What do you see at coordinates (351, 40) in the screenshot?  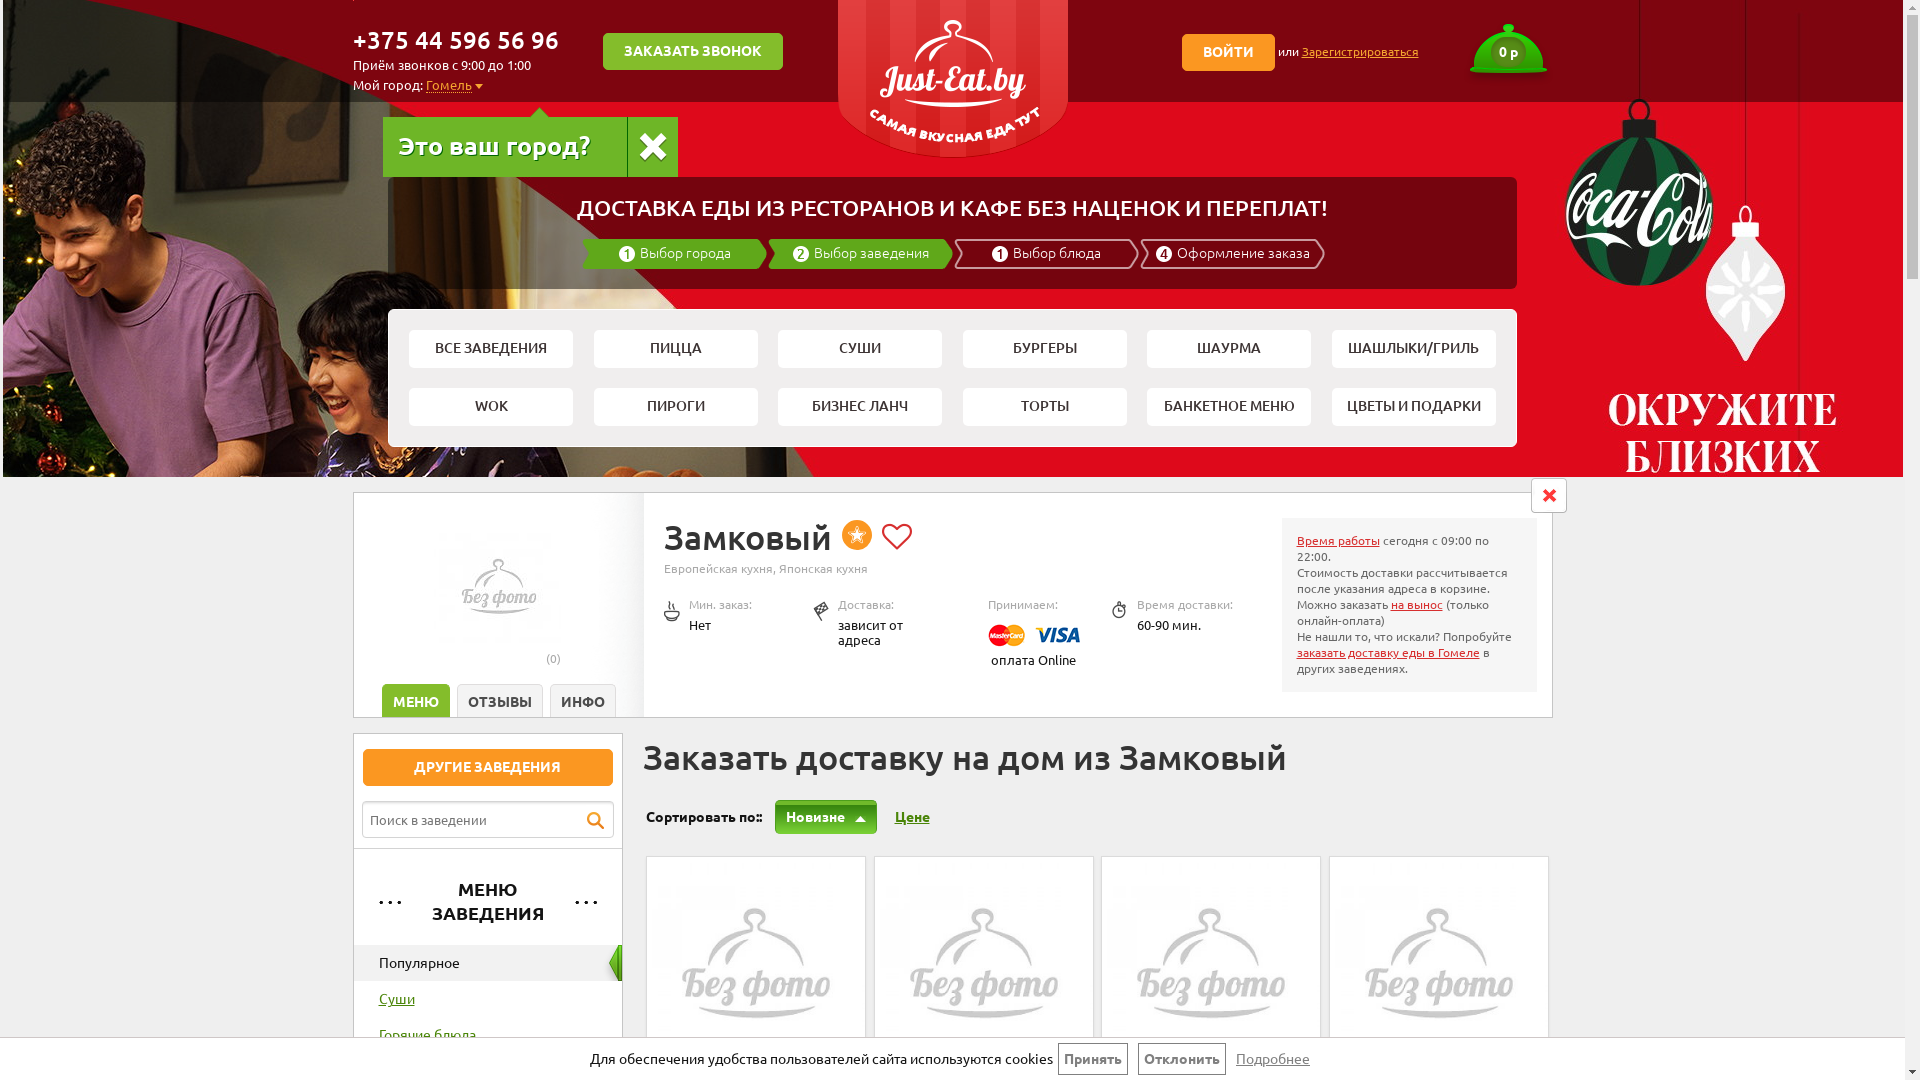 I see `'+375 44 596 56 96'` at bounding box center [351, 40].